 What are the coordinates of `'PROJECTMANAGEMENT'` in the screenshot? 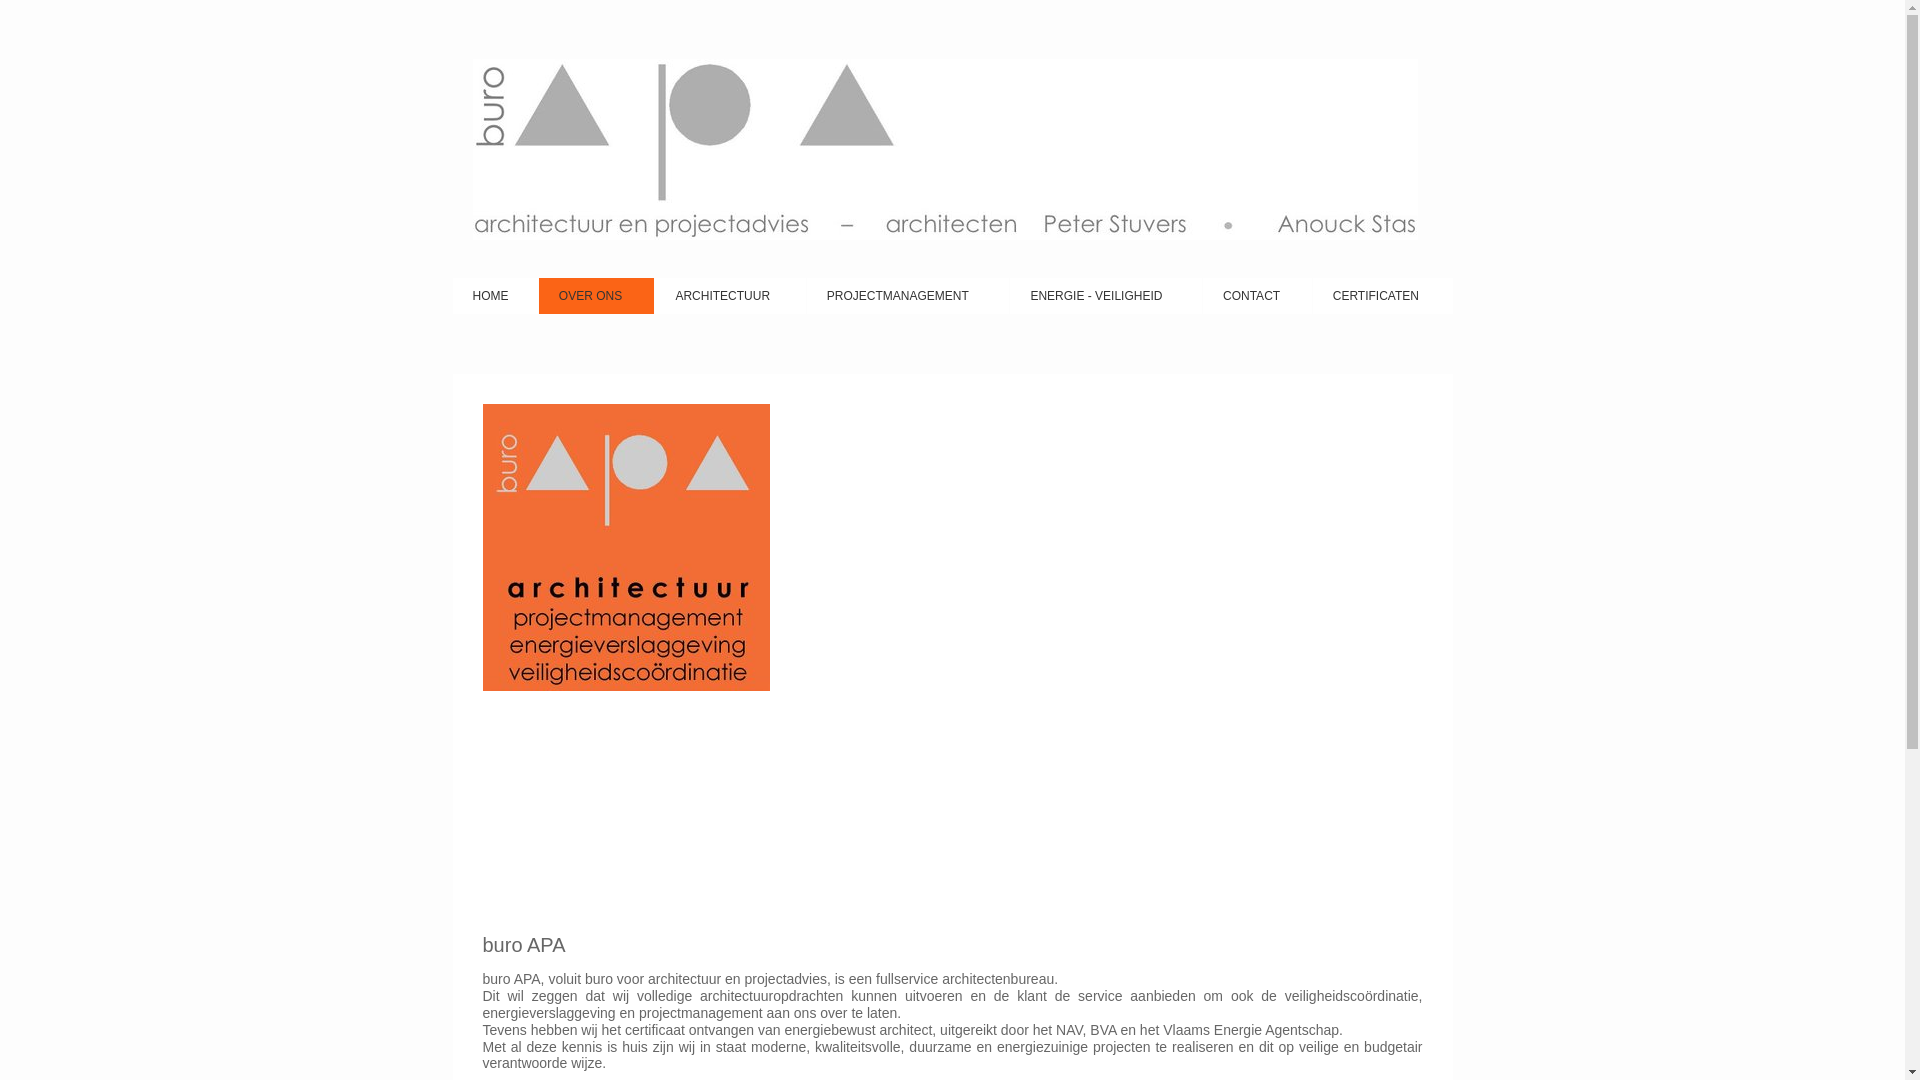 It's located at (907, 296).